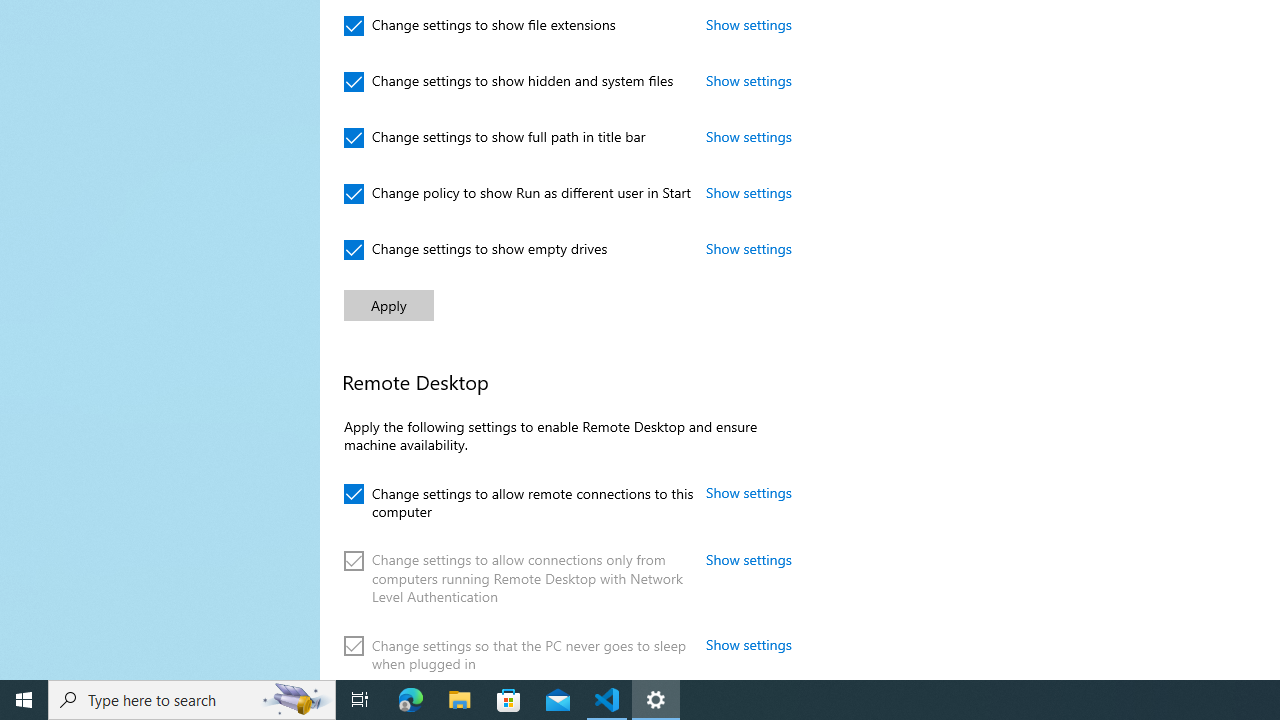 The height and width of the screenshot is (720, 1280). I want to click on 'Change settings to show full path in title bar', so click(495, 136).